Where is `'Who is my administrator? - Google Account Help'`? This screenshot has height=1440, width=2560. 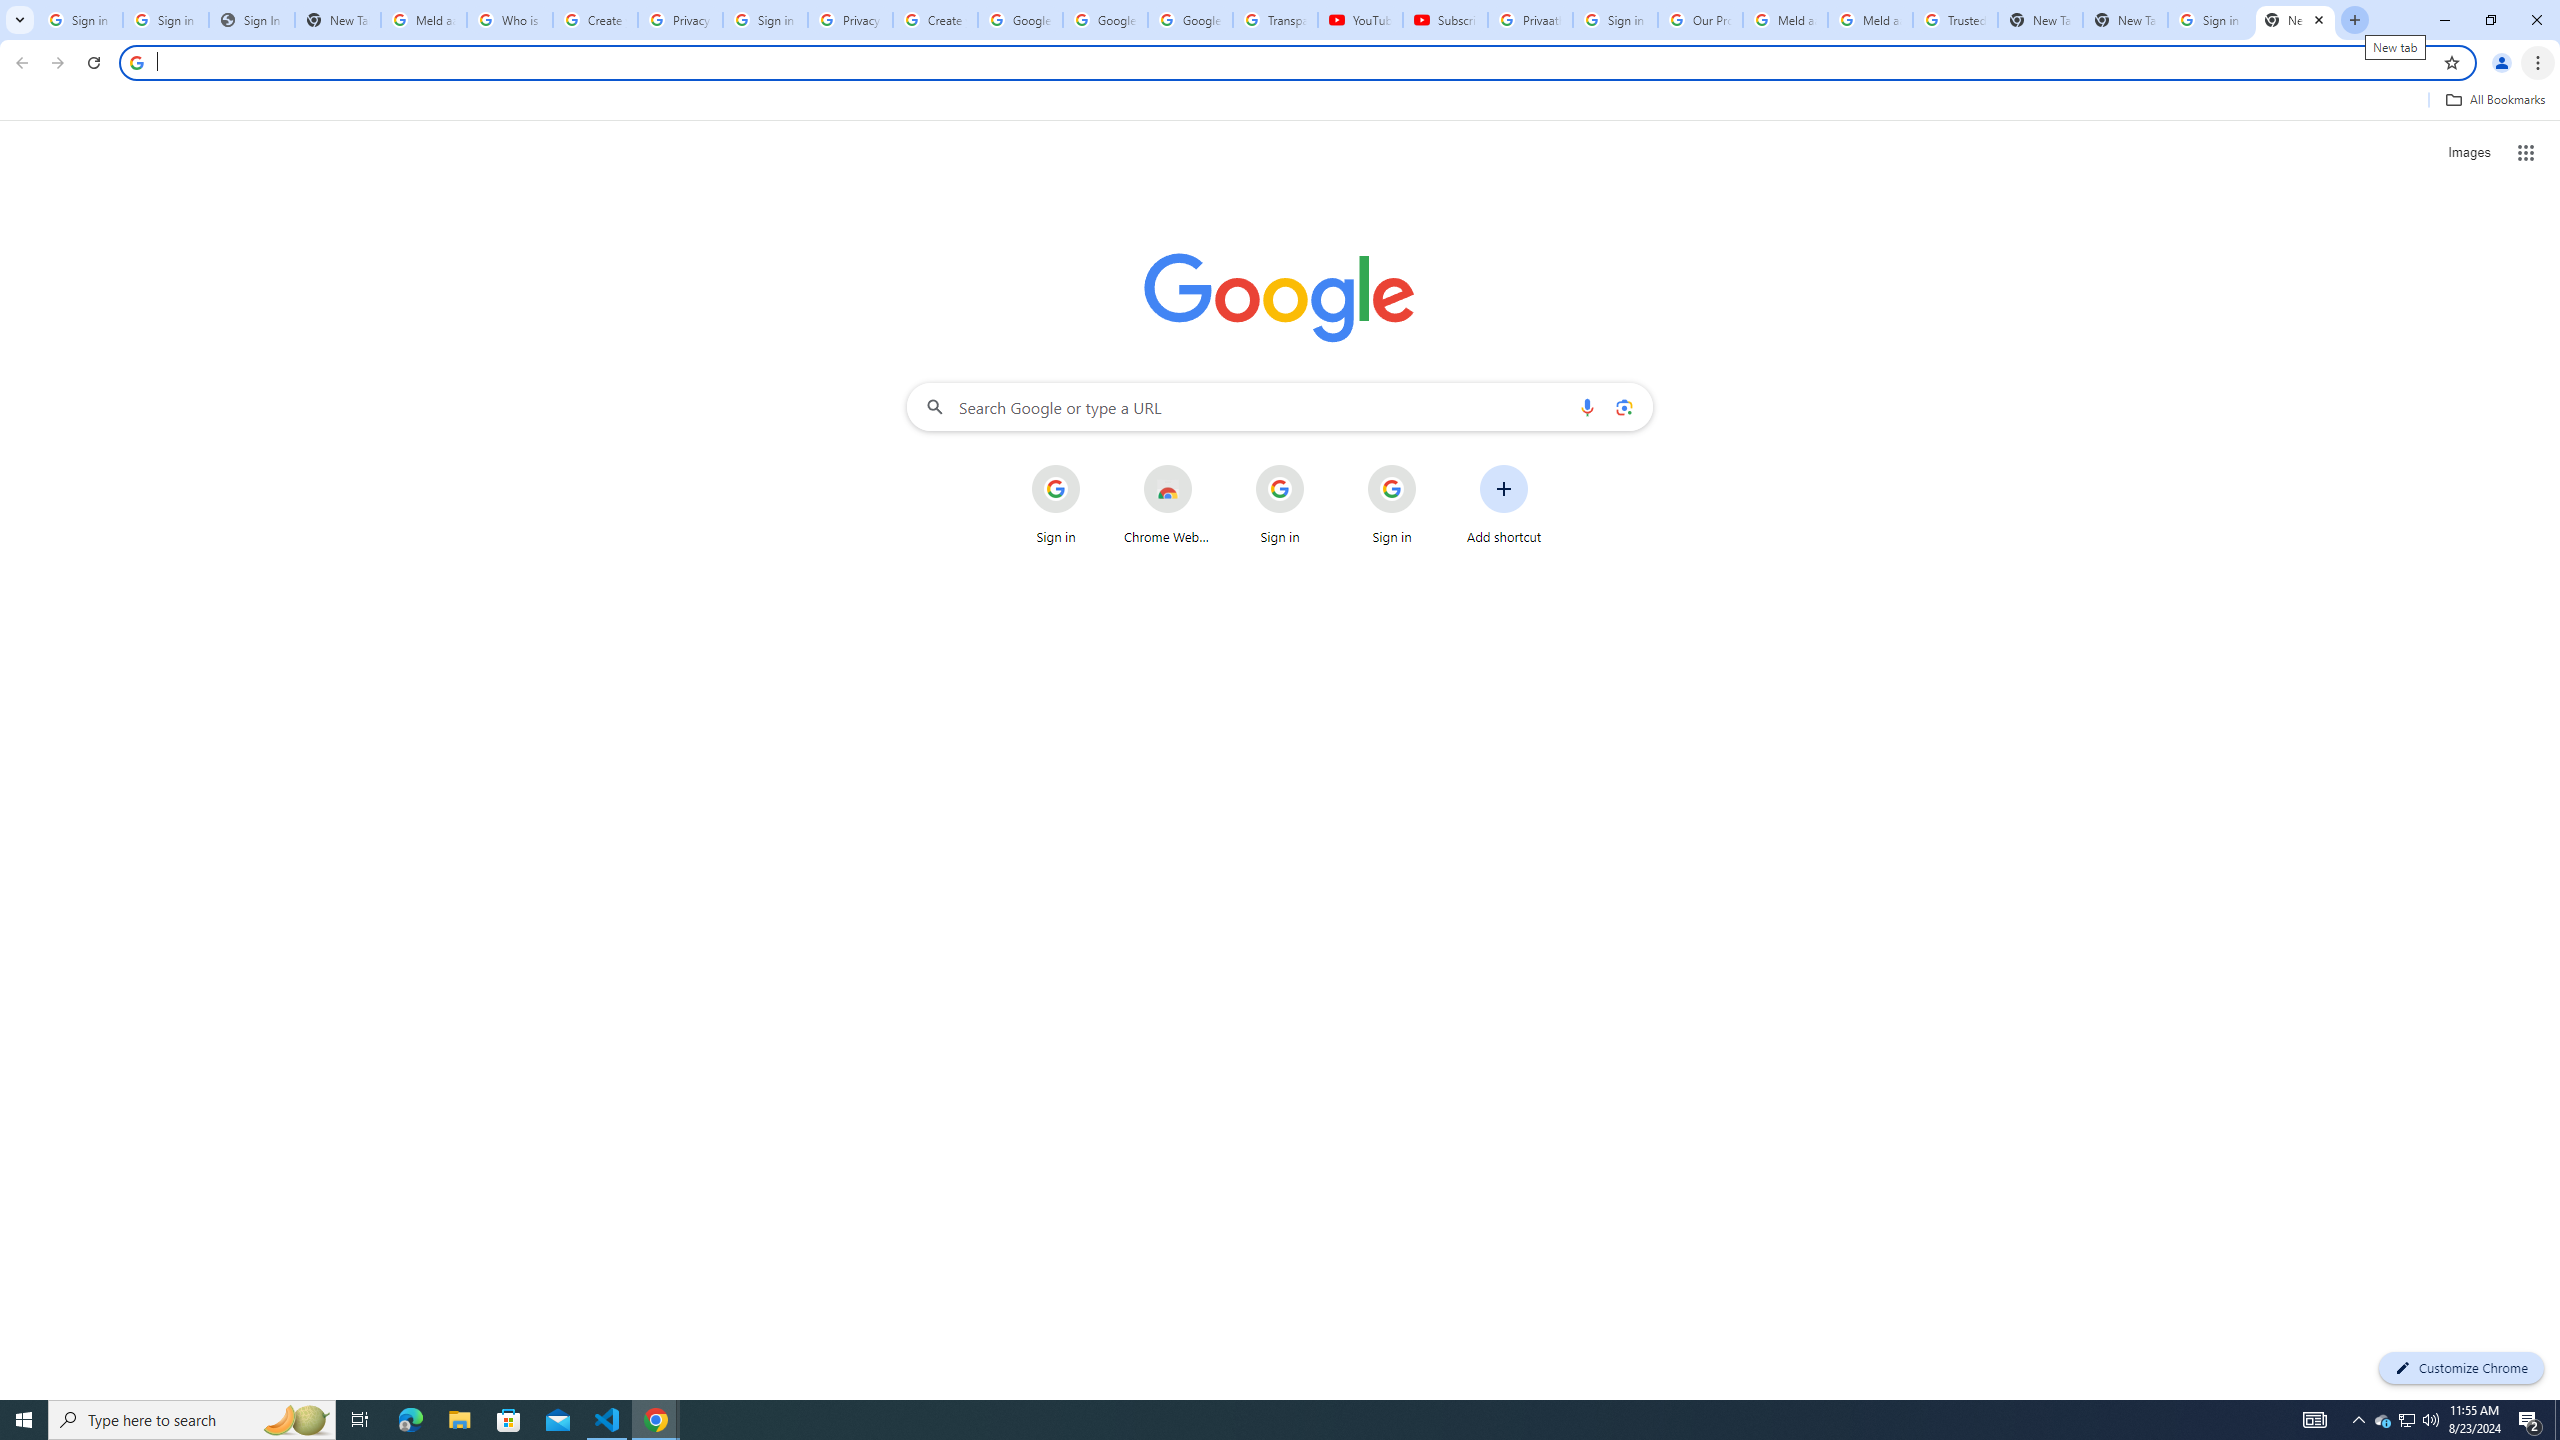 'Who is my administrator? - Google Account Help' is located at coordinates (509, 19).